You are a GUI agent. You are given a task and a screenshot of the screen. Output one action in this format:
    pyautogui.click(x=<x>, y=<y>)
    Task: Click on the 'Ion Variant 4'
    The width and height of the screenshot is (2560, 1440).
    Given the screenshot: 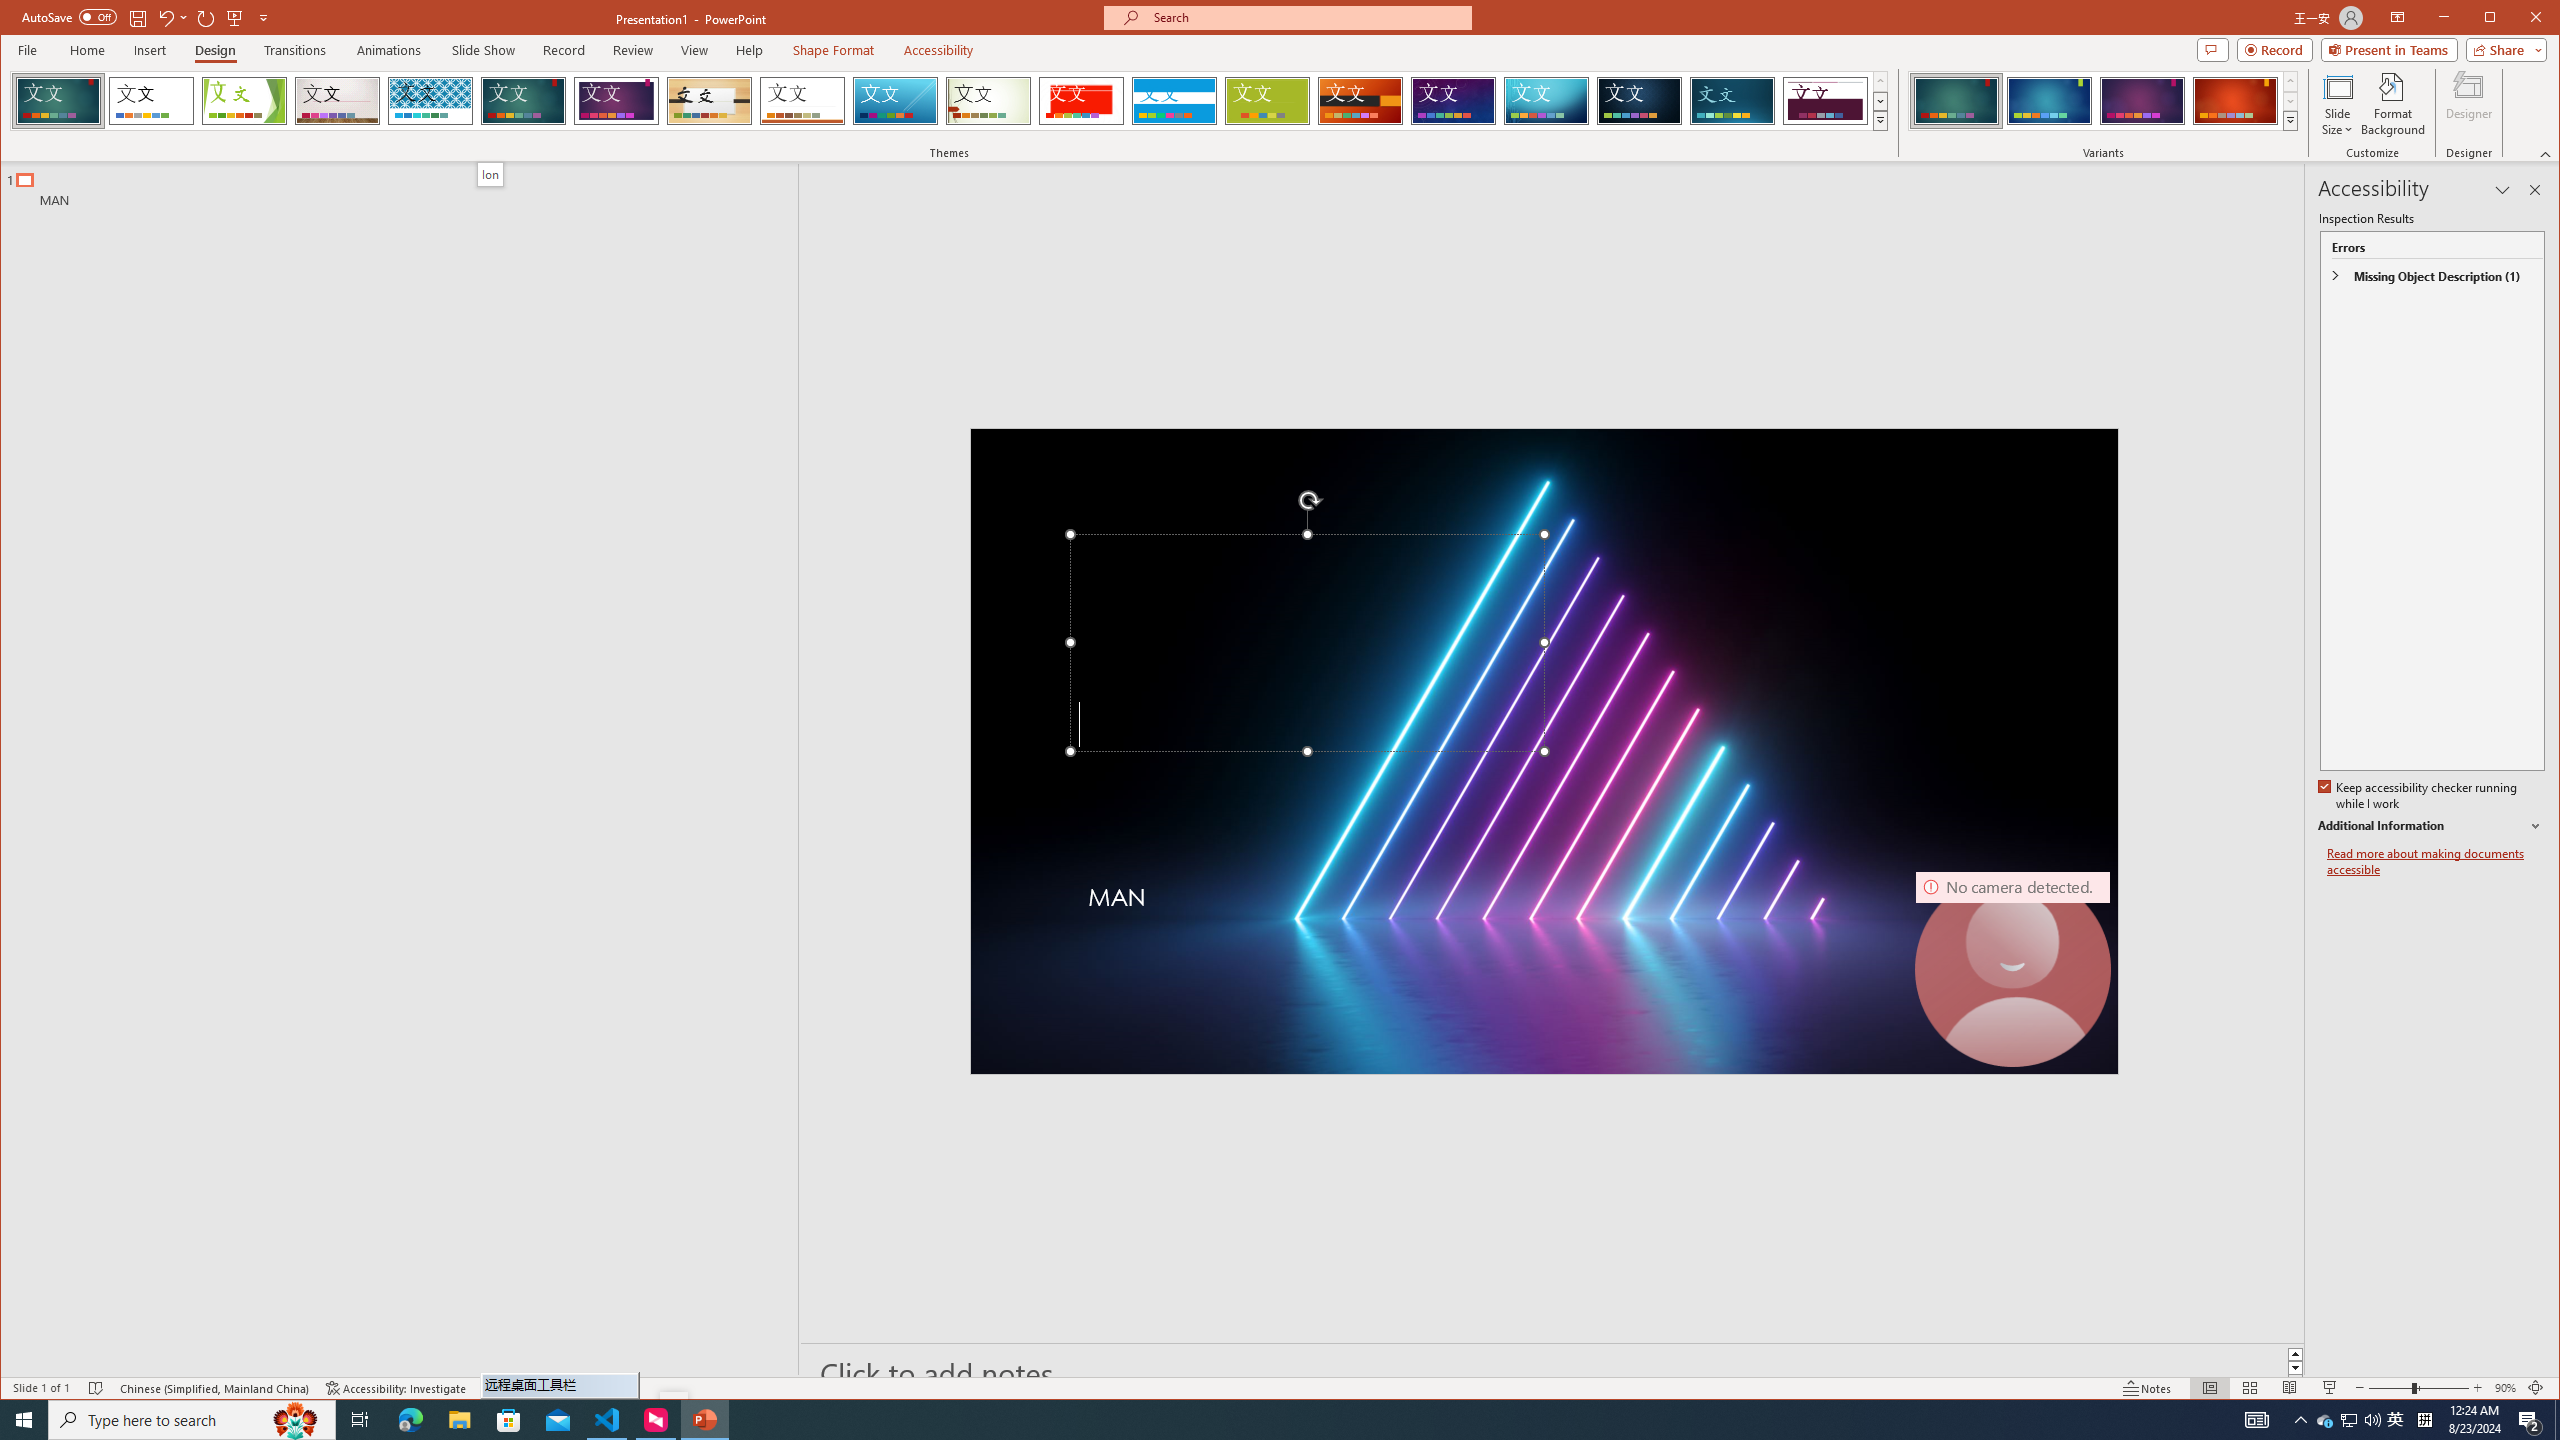 What is the action you would take?
    pyautogui.click(x=2233, y=100)
    